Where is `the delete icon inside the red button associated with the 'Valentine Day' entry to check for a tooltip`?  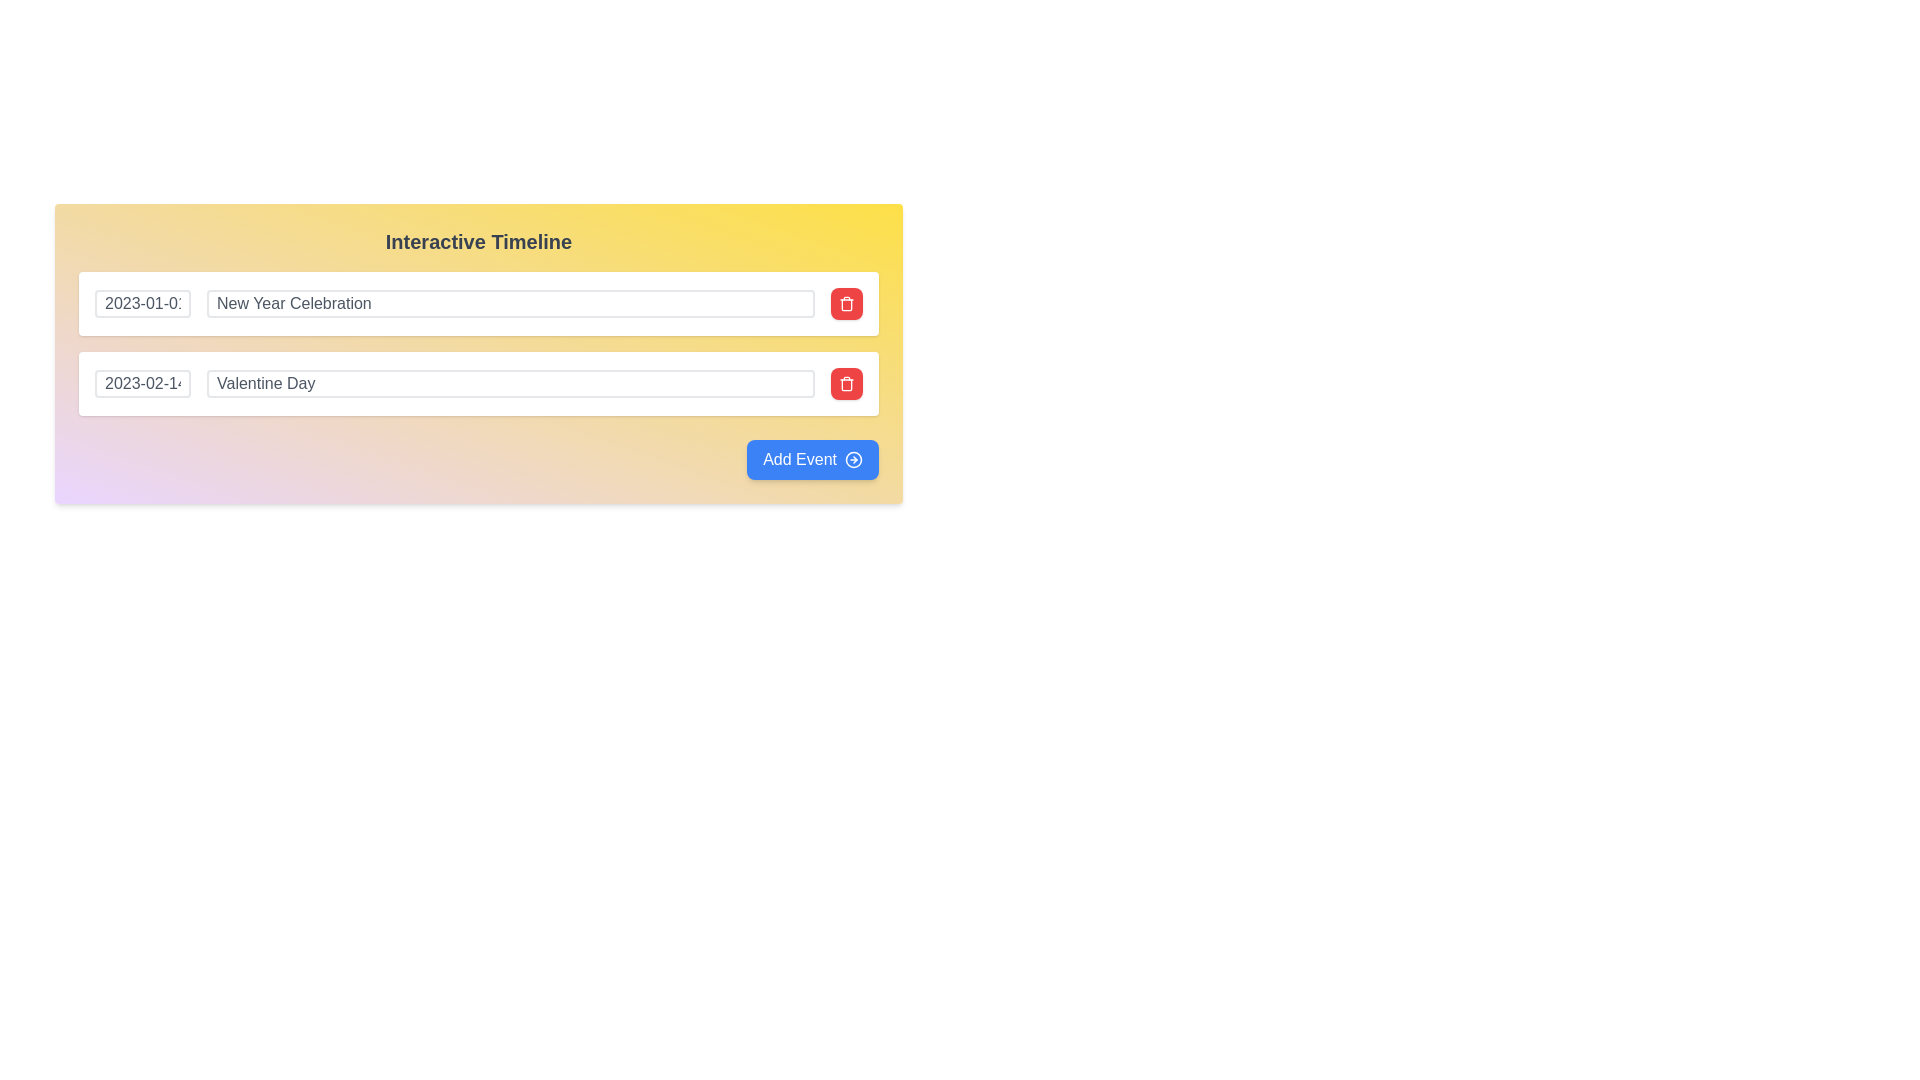 the delete icon inside the red button associated with the 'Valentine Day' entry to check for a tooltip is located at coordinates (846, 384).